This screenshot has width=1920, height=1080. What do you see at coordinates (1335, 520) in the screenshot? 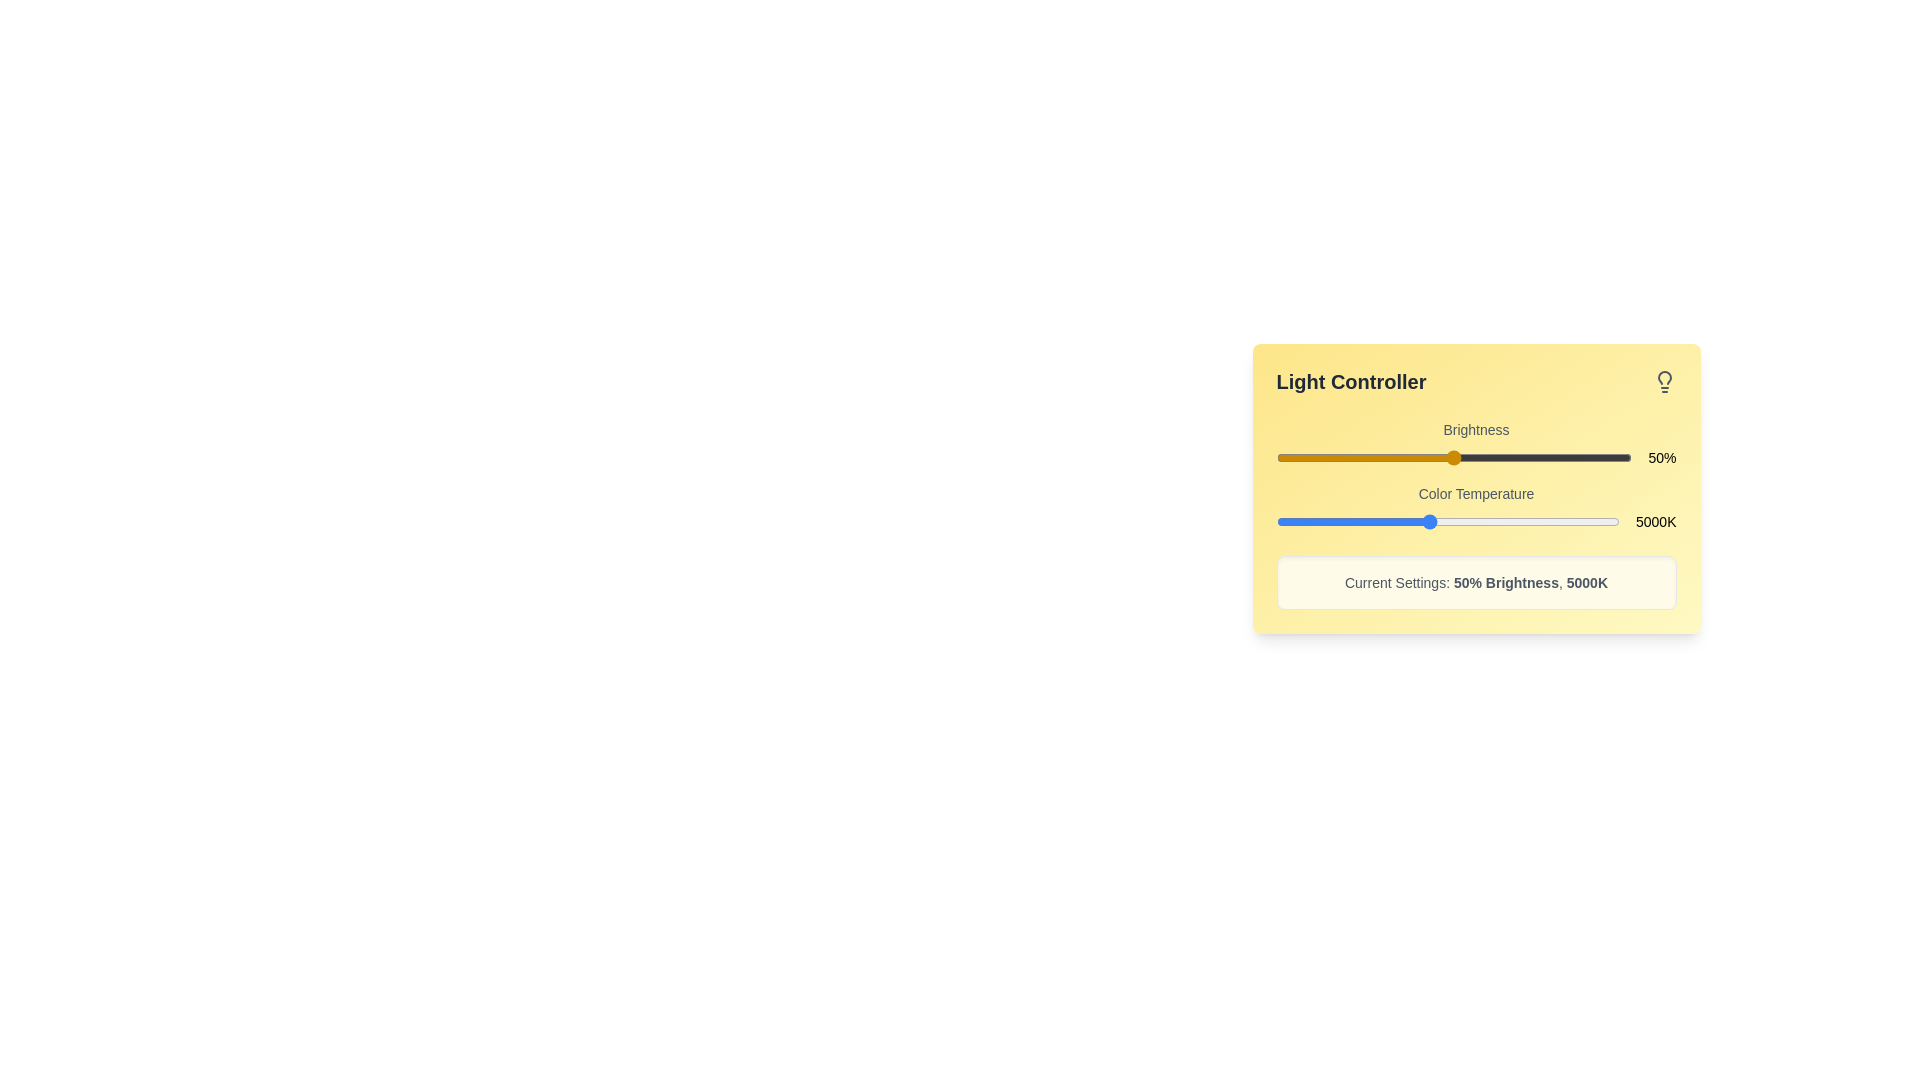
I see `the color temperature slider to set the value to 2543 K` at bounding box center [1335, 520].